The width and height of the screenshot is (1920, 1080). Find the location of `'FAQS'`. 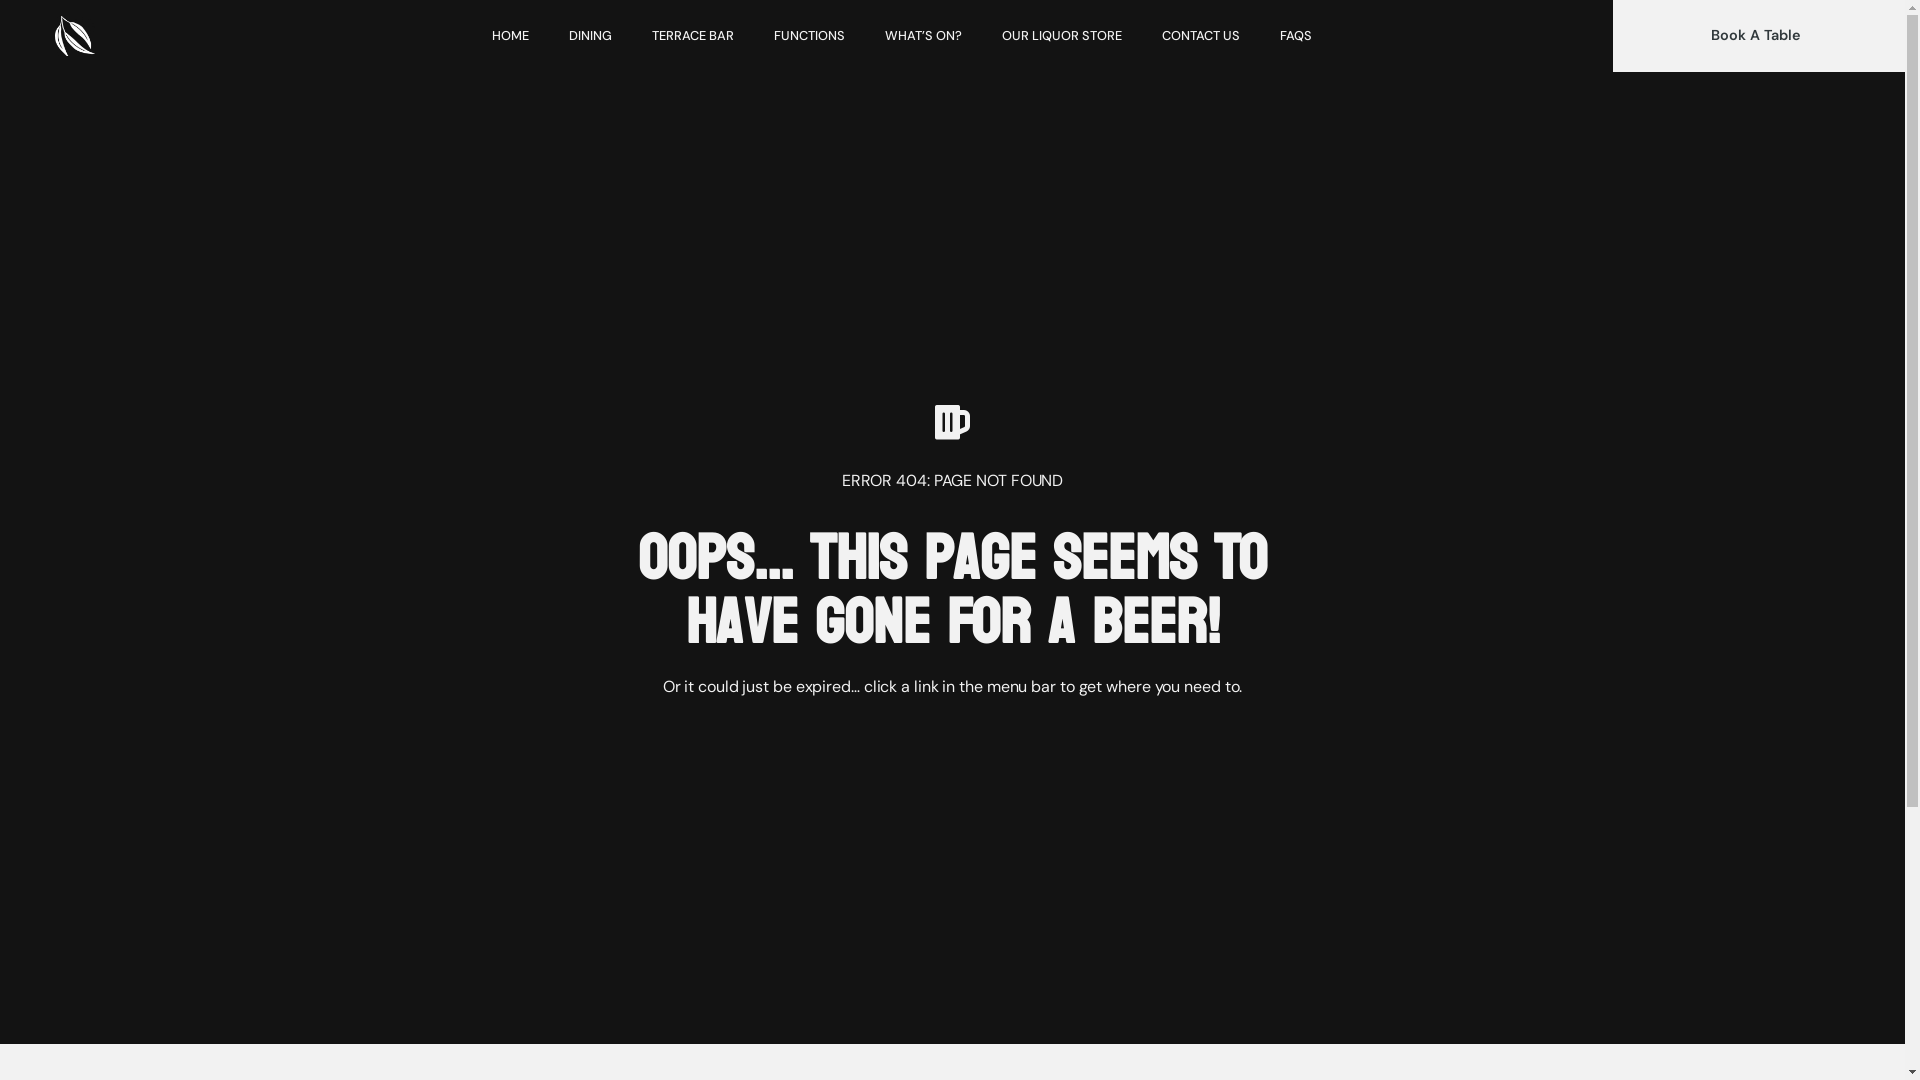

'FAQS' is located at coordinates (1296, 35).